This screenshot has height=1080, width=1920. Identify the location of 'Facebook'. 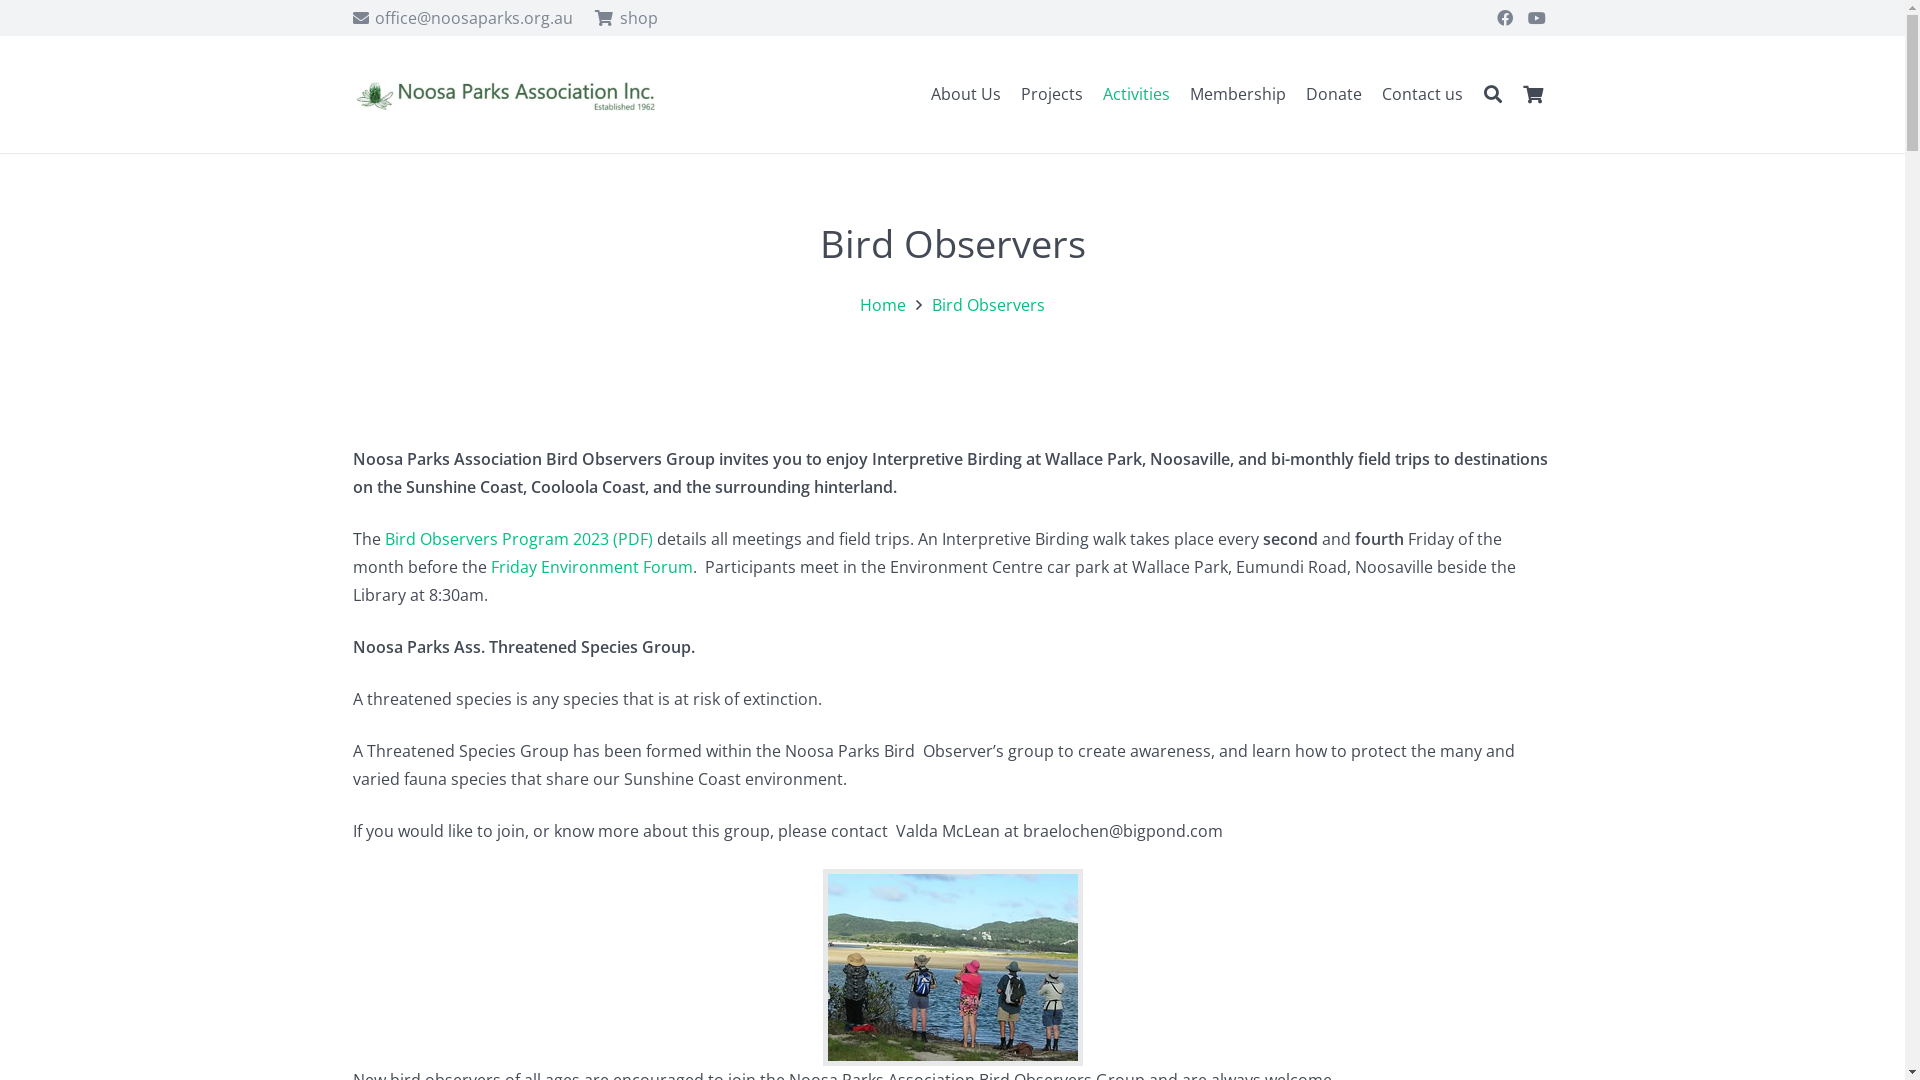
(1505, 18).